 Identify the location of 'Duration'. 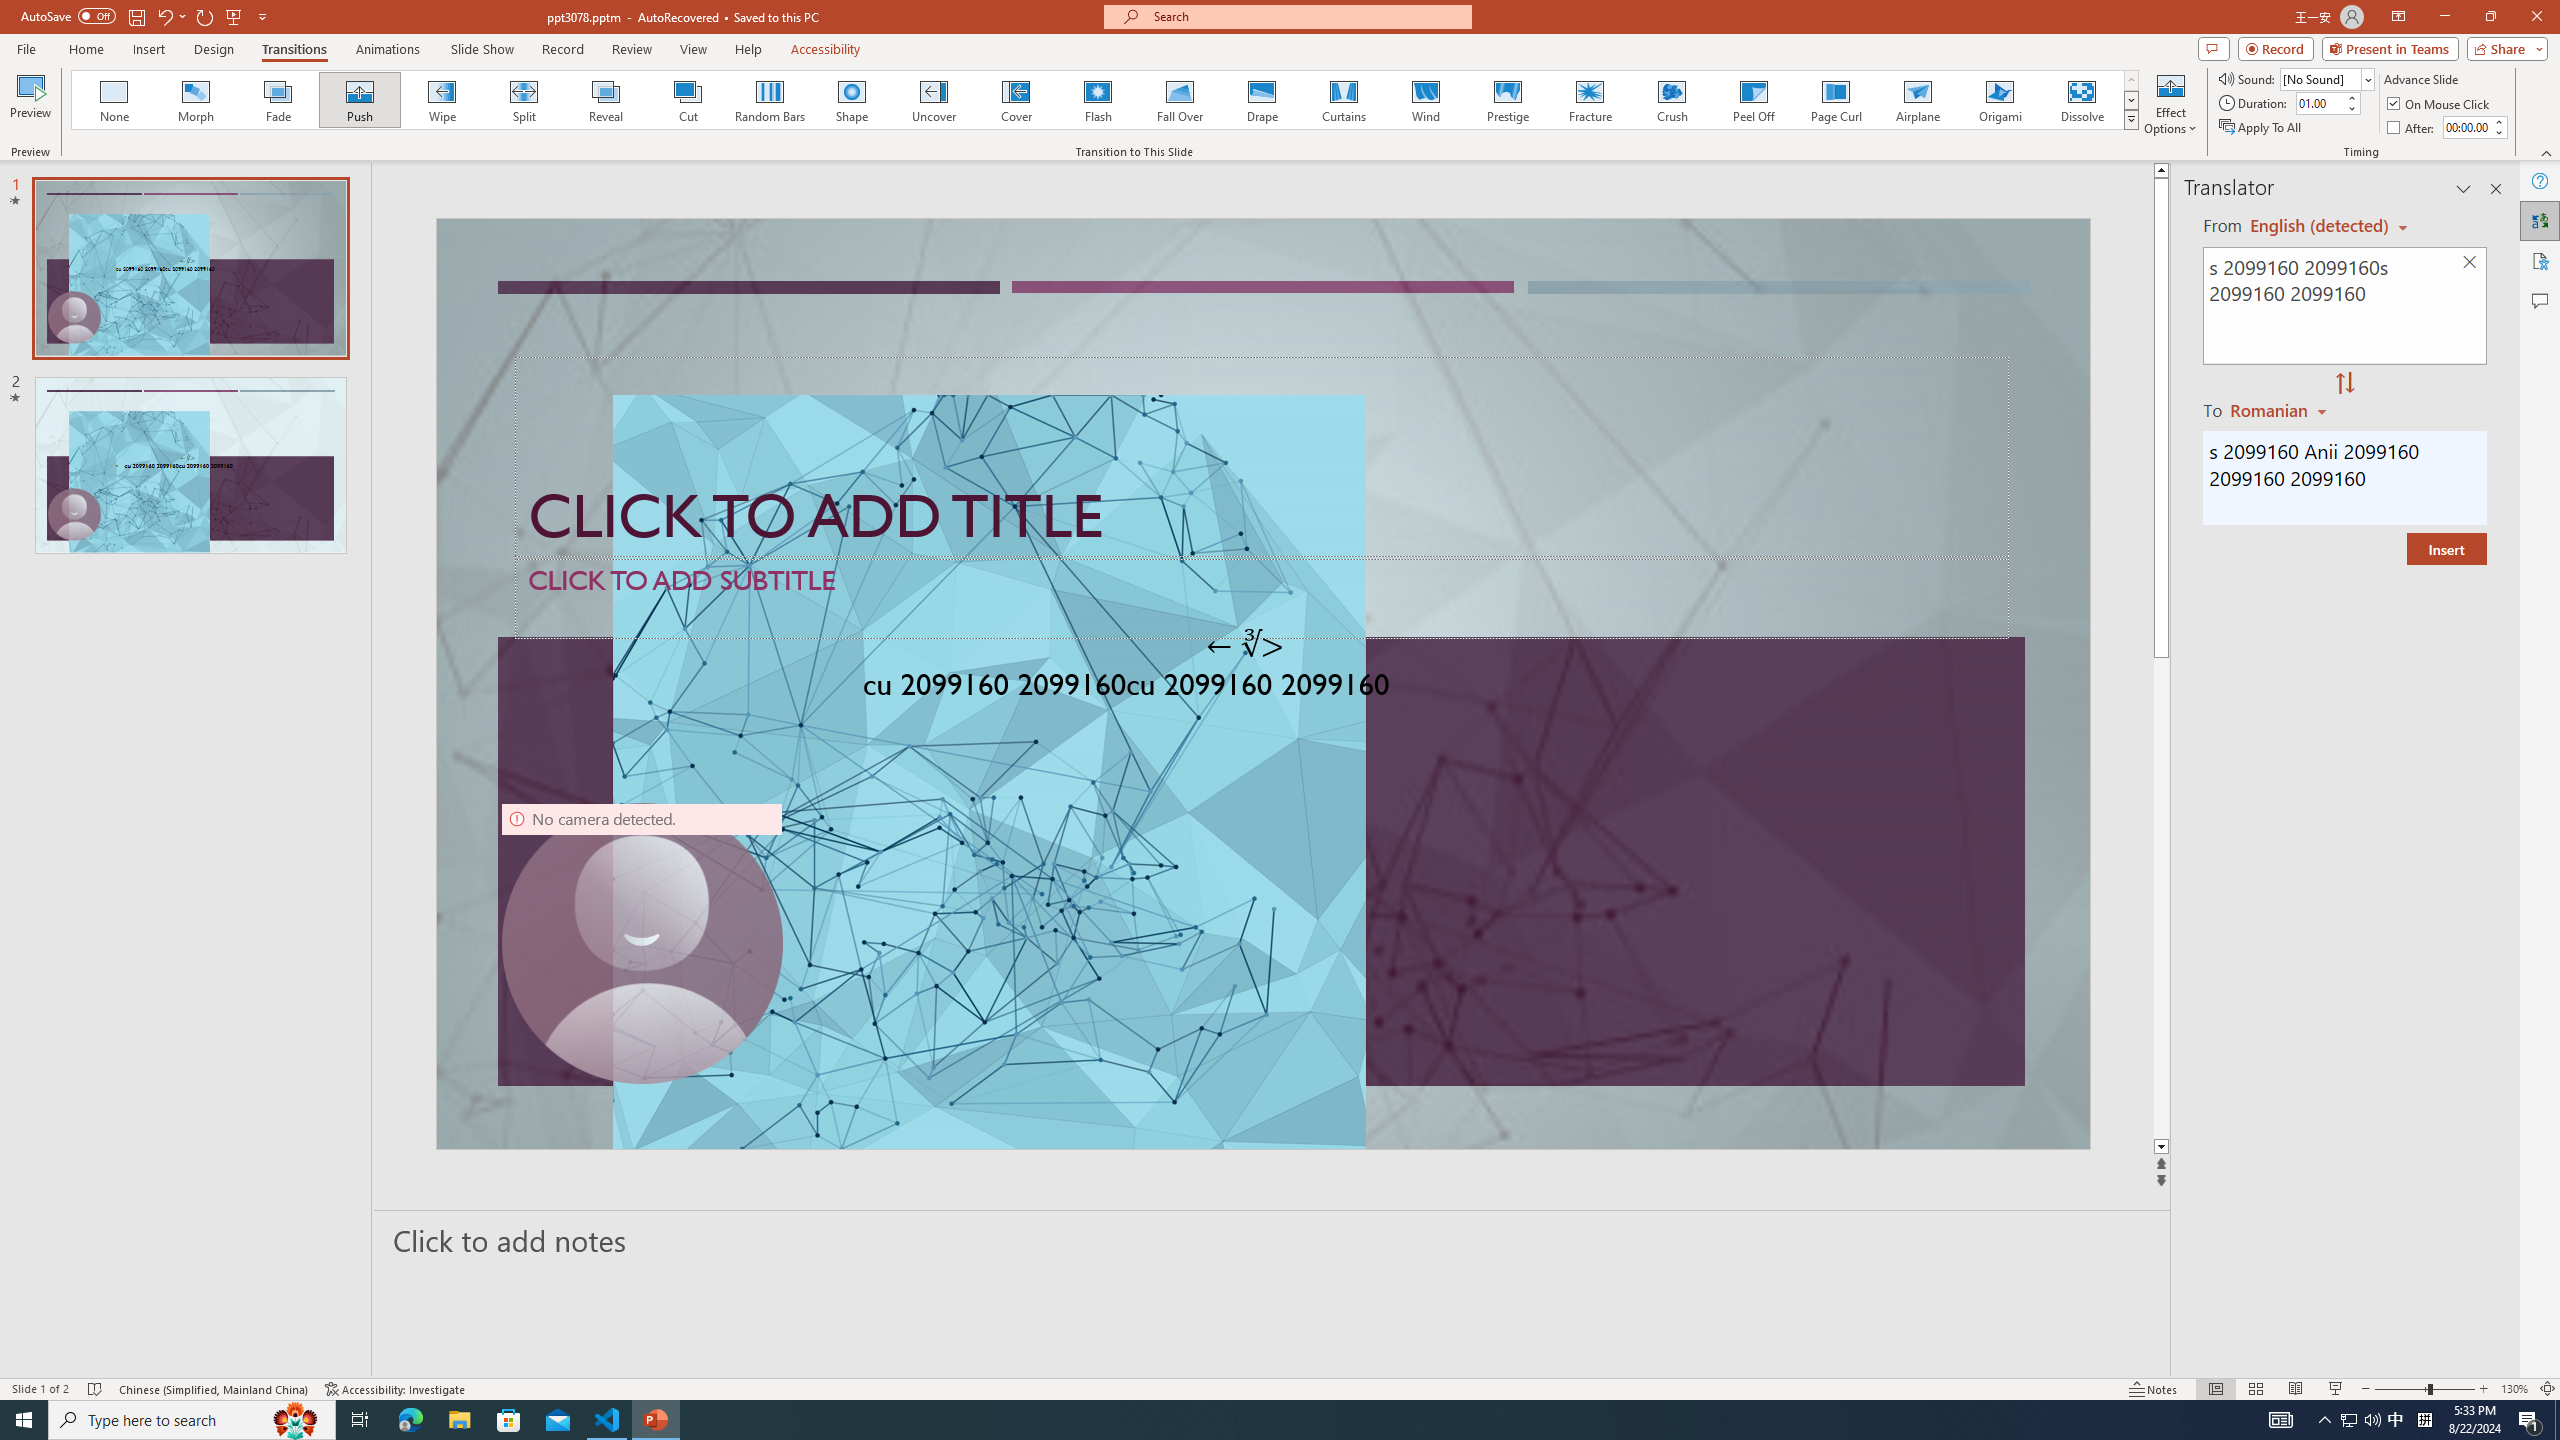
(2319, 102).